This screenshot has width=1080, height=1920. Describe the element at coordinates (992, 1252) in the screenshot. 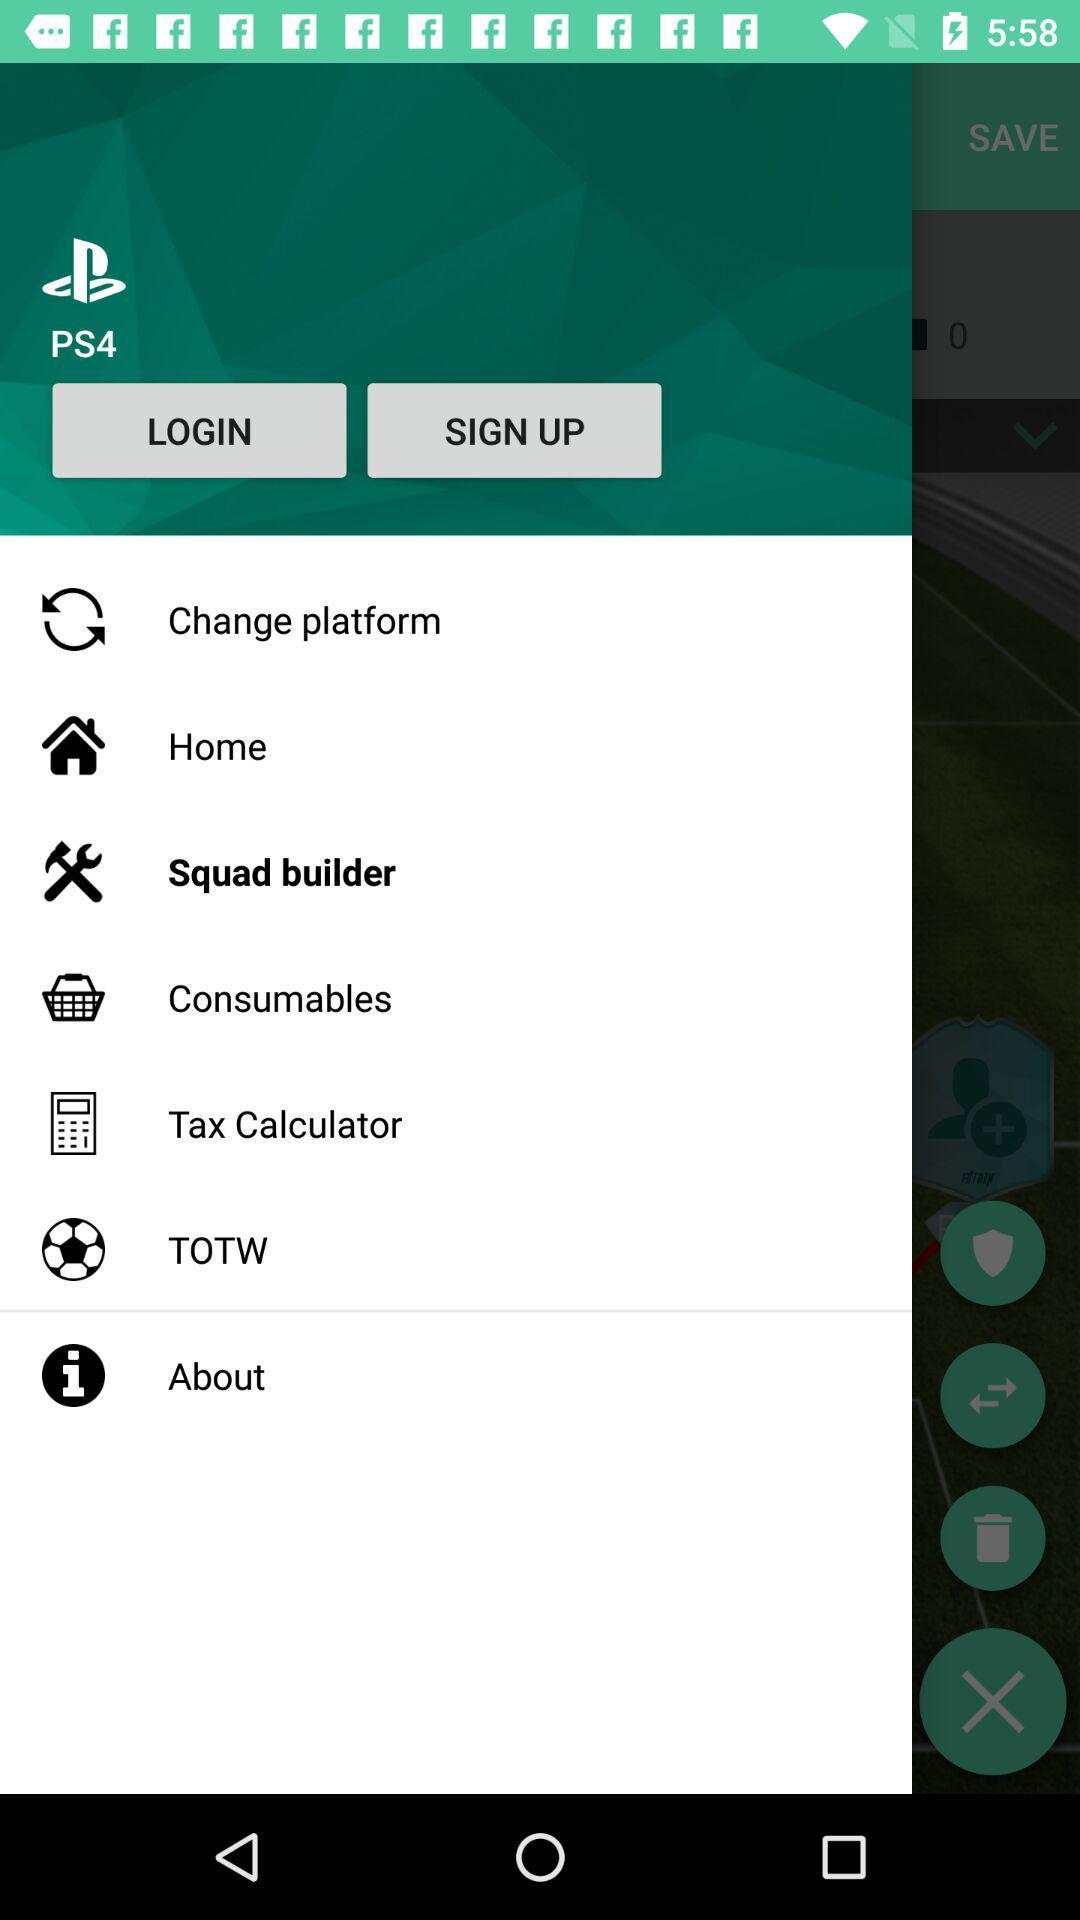

I see `the favorite icon` at that location.